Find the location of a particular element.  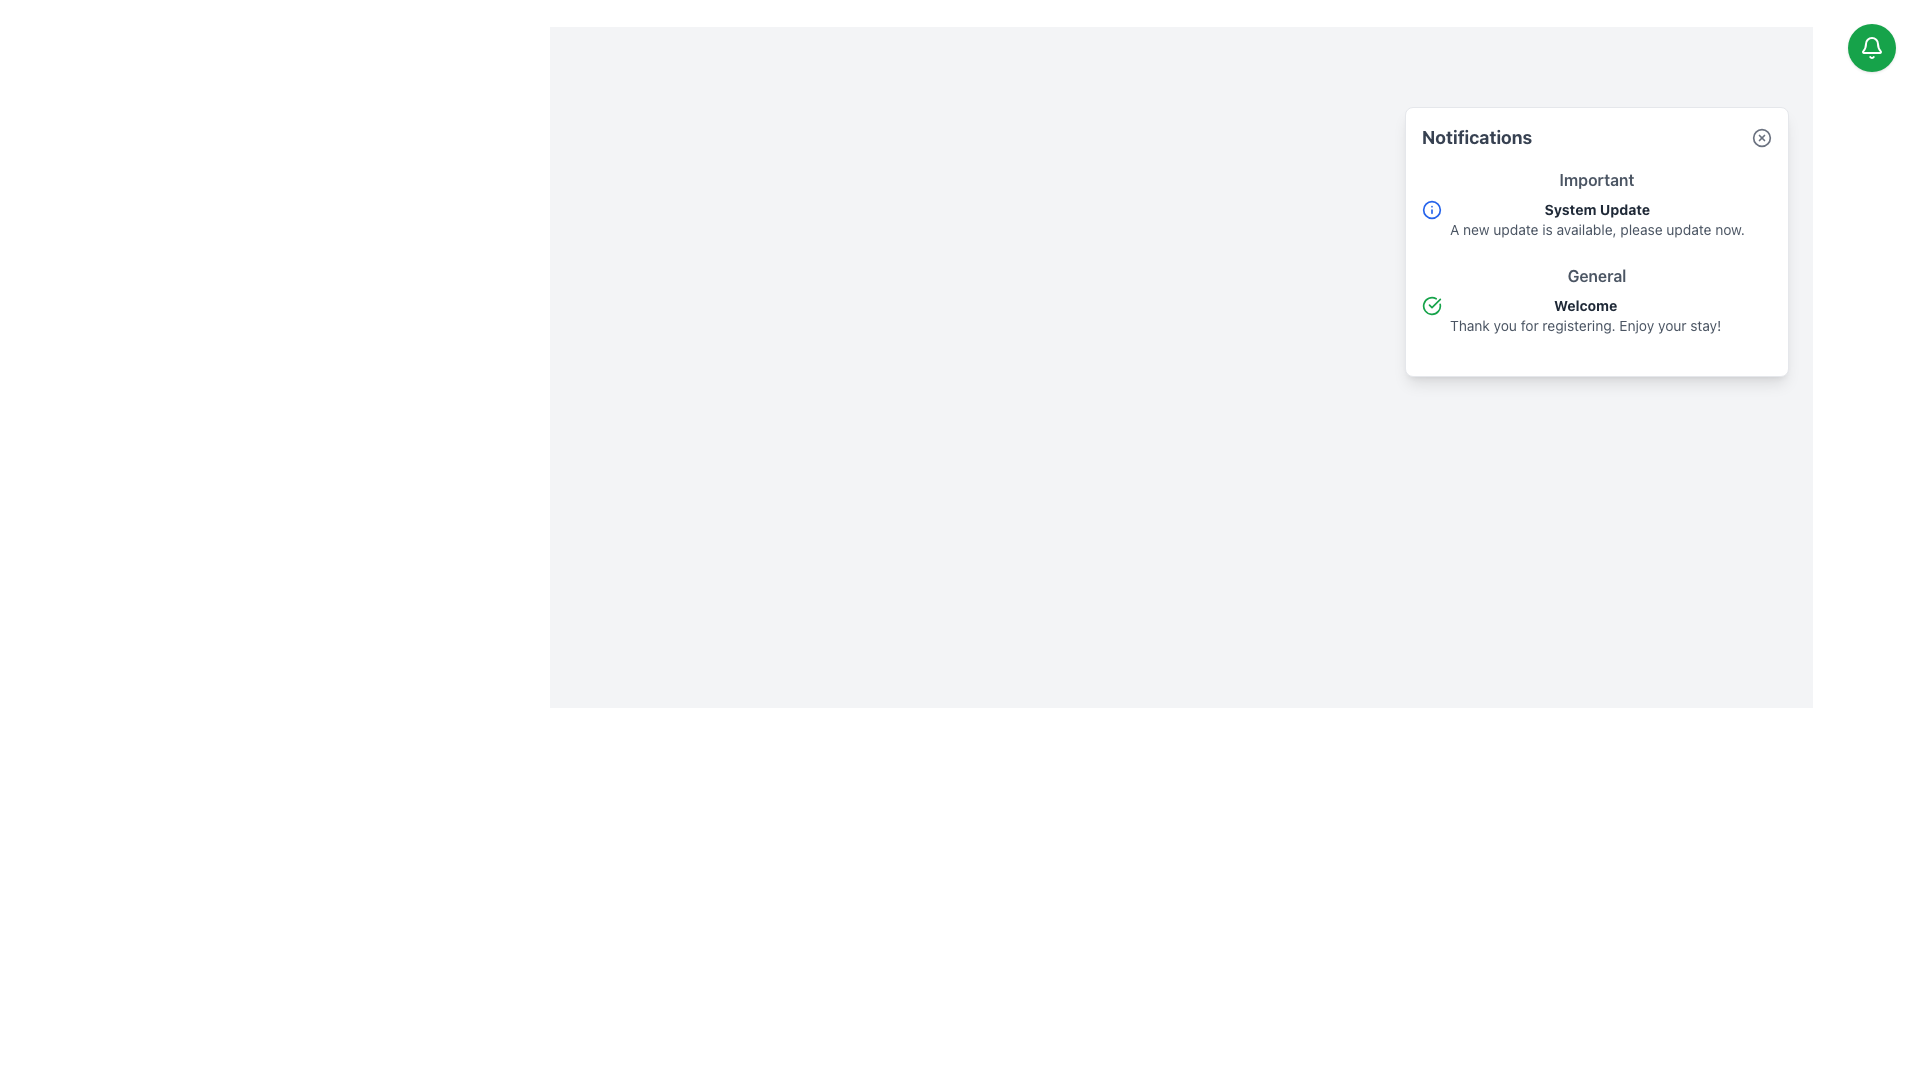

registration confirmation notification located at the bottom of the Notifications list, following the Important notification is located at coordinates (1596, 304).